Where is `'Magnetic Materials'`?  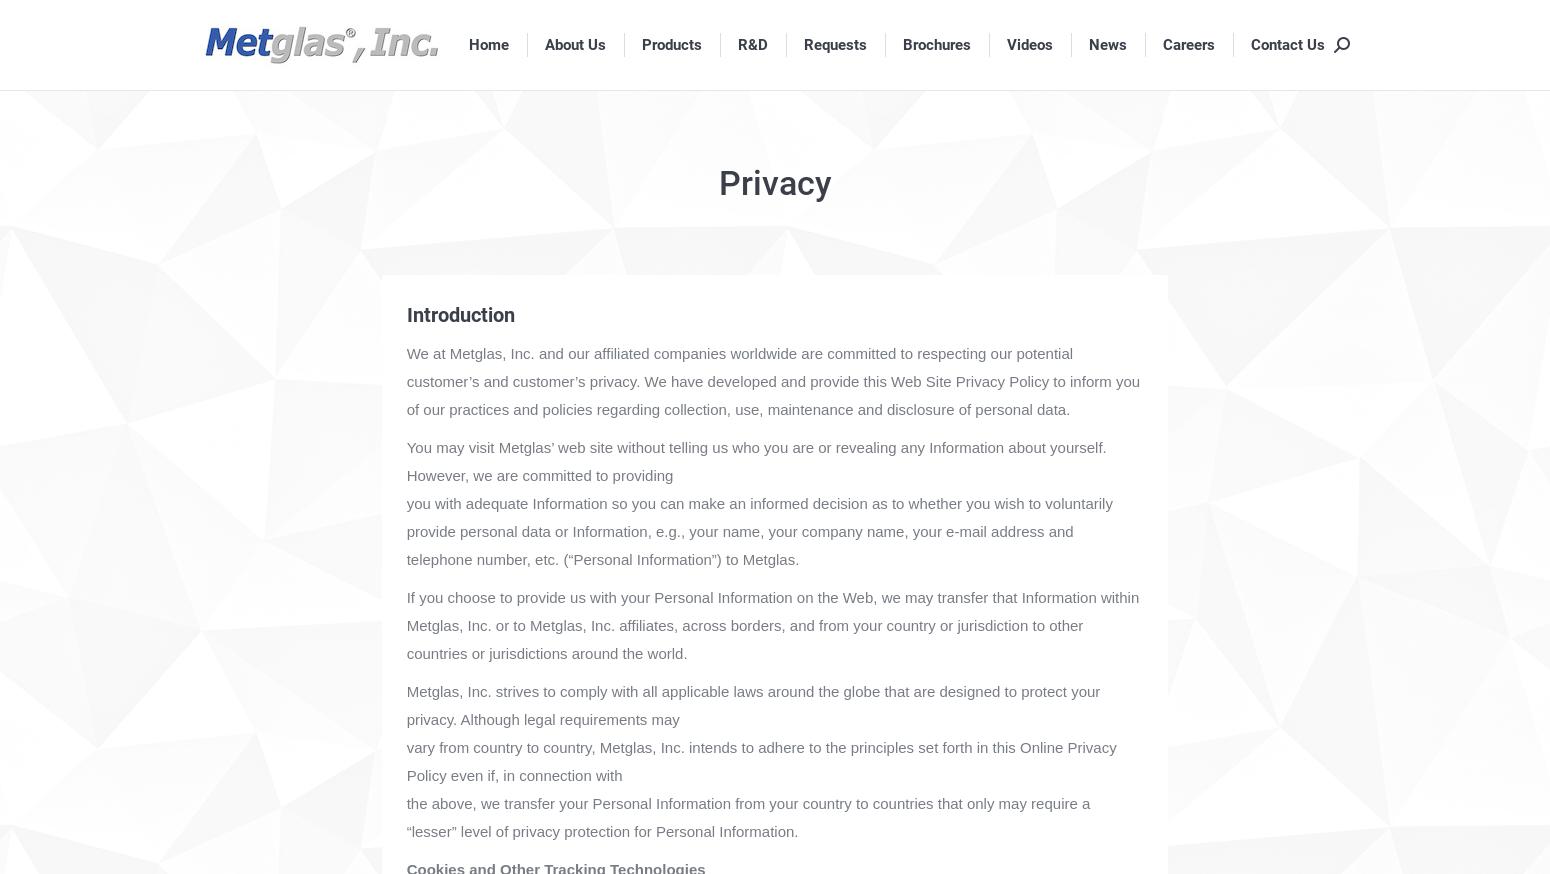
'Magnetic Materials' is located at coordinates (699, 214).